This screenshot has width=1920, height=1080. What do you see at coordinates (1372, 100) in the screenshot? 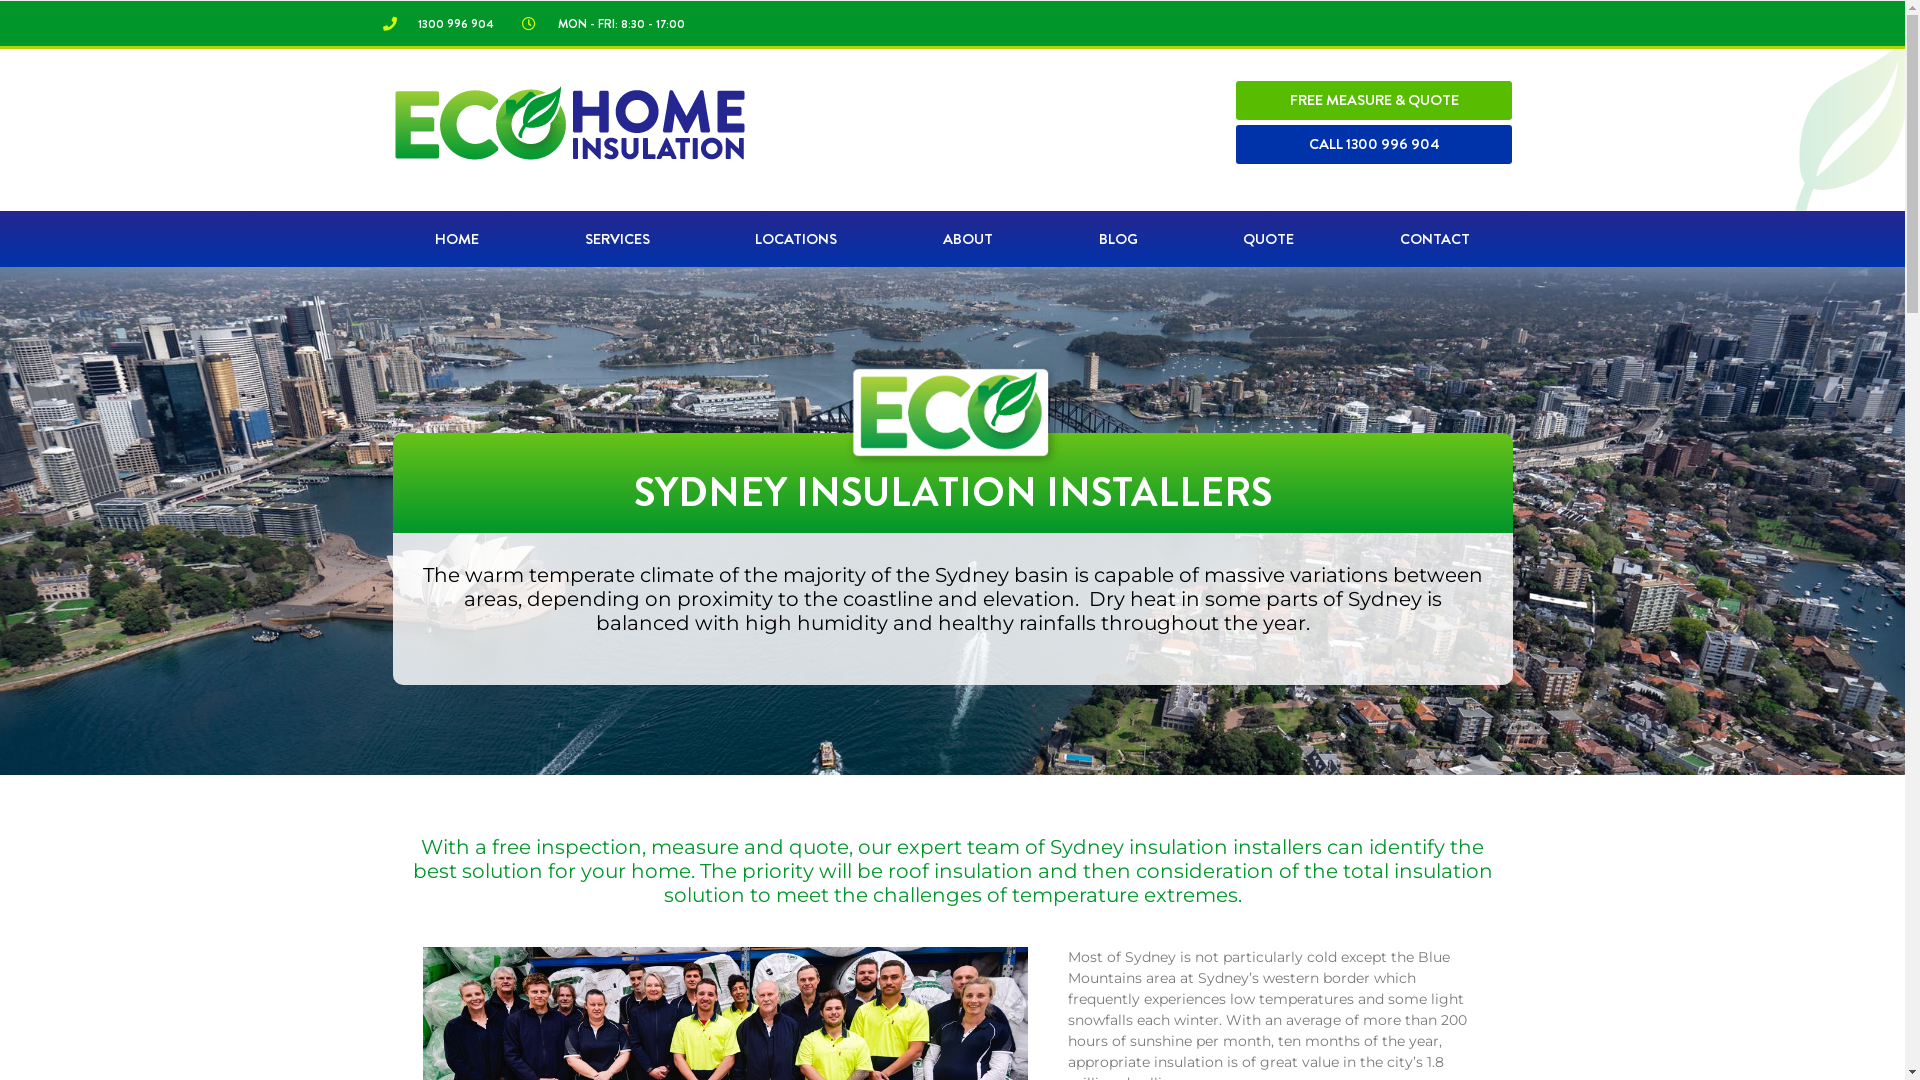
I see `'FREE MEASURE & QUOTE'` at bounding box center [1372, 100].